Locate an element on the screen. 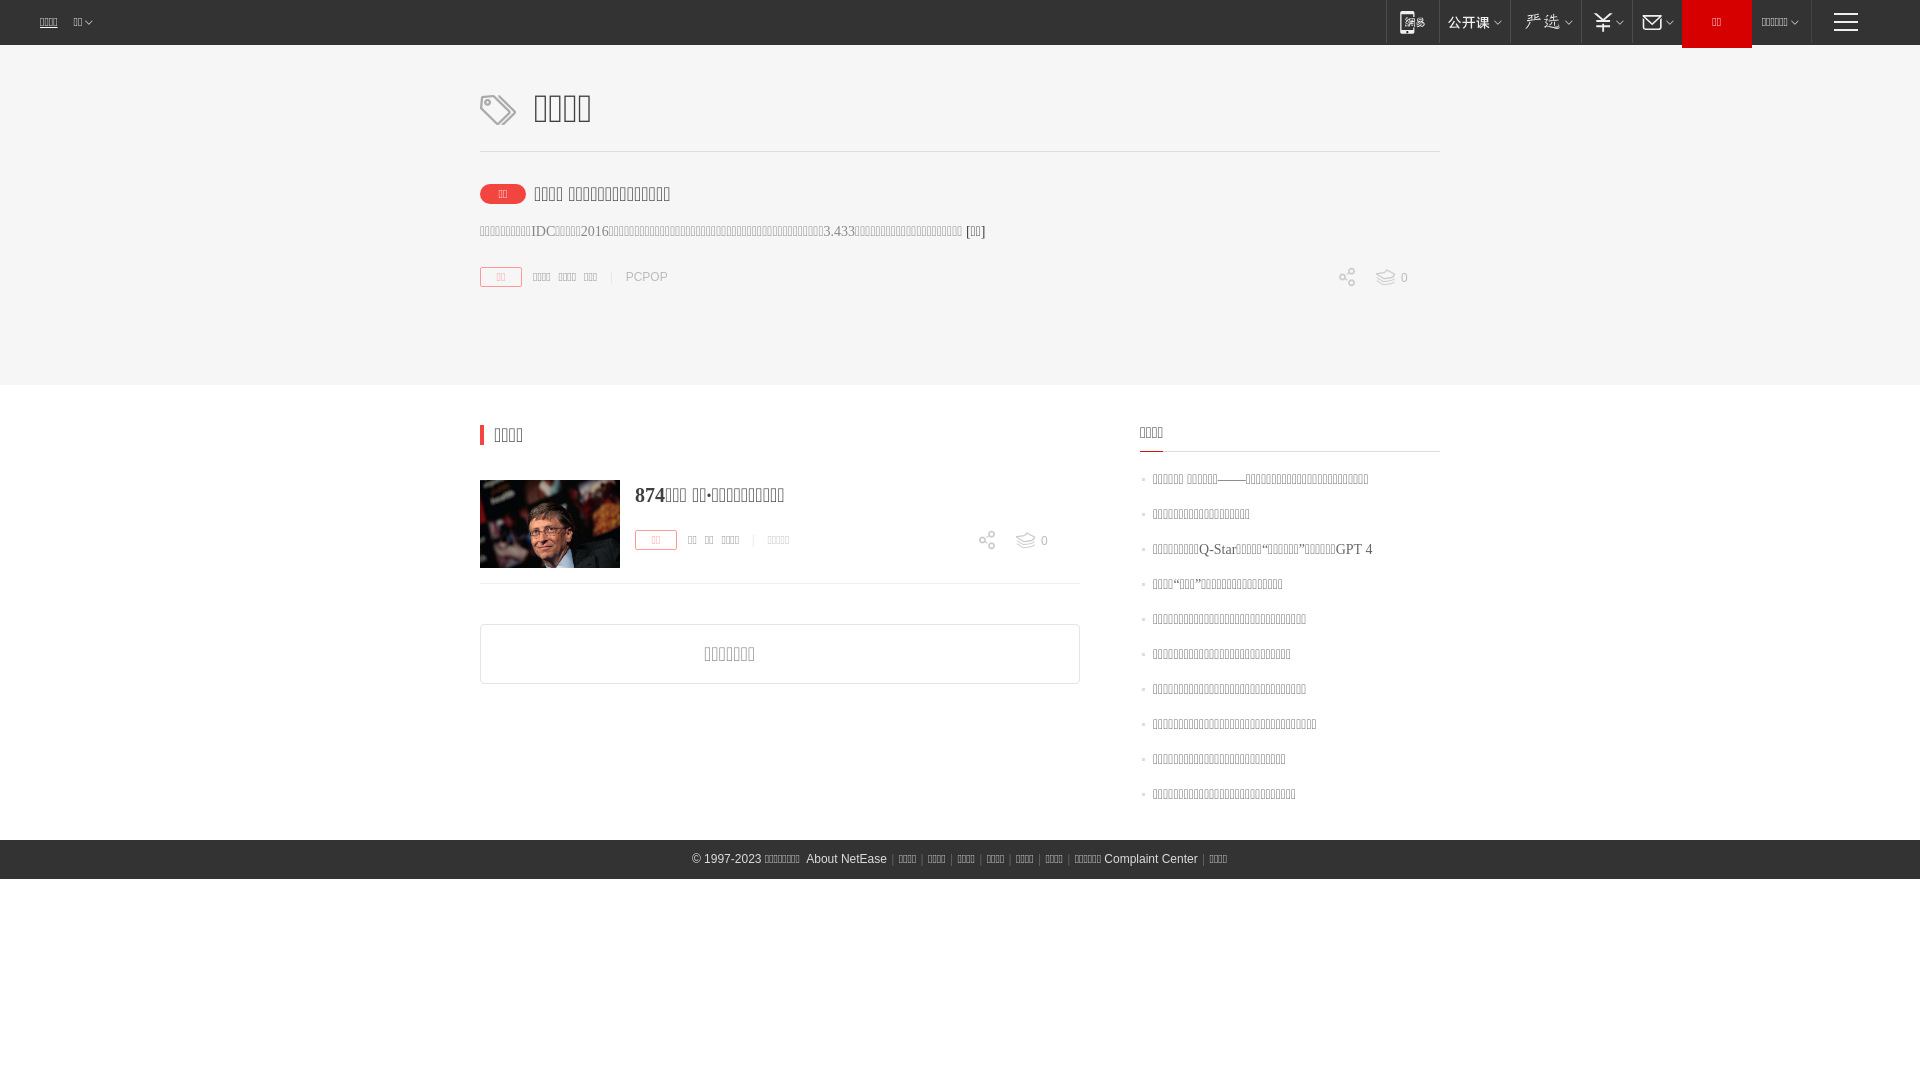 This screenshot has width=1920, height=1080. '0' is located at coordinates (1256, 382).